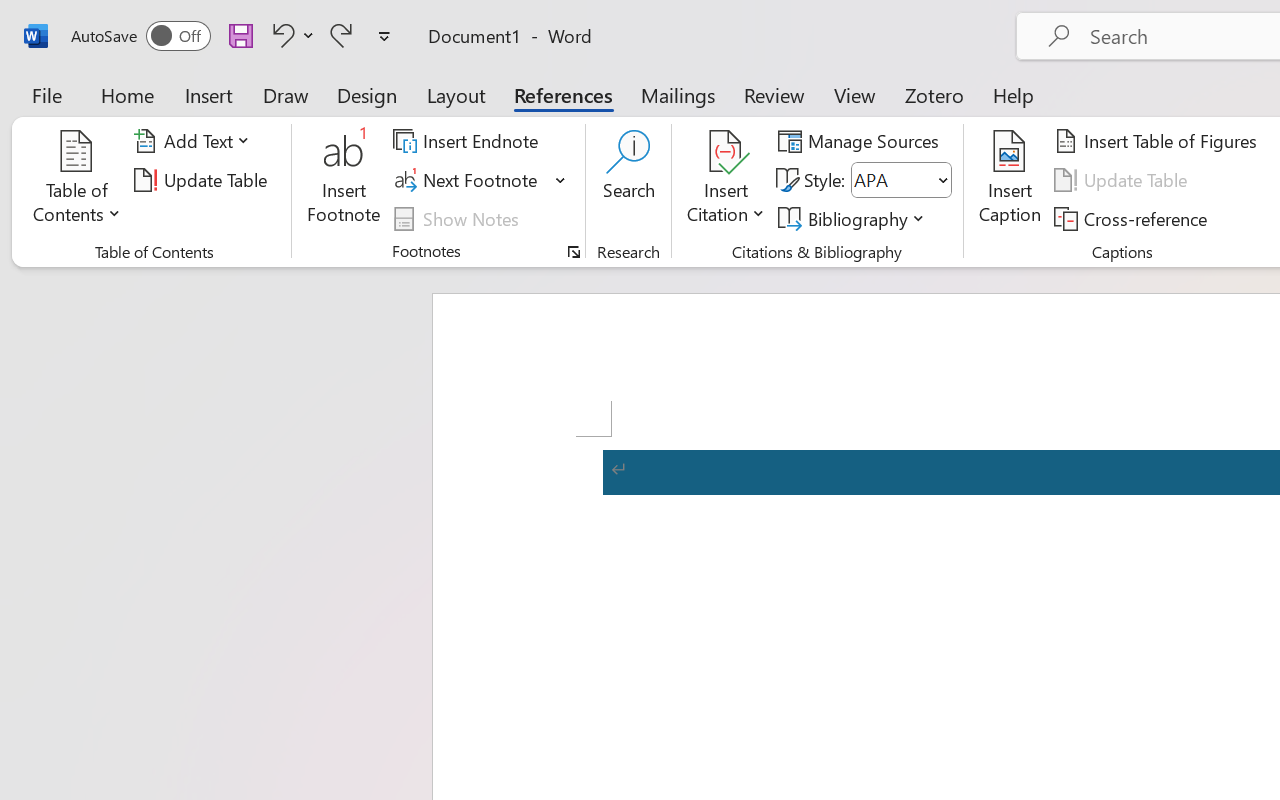 This screenshot has width=1280, height=800. I want to click on 'Add Text', so click(195, 141).